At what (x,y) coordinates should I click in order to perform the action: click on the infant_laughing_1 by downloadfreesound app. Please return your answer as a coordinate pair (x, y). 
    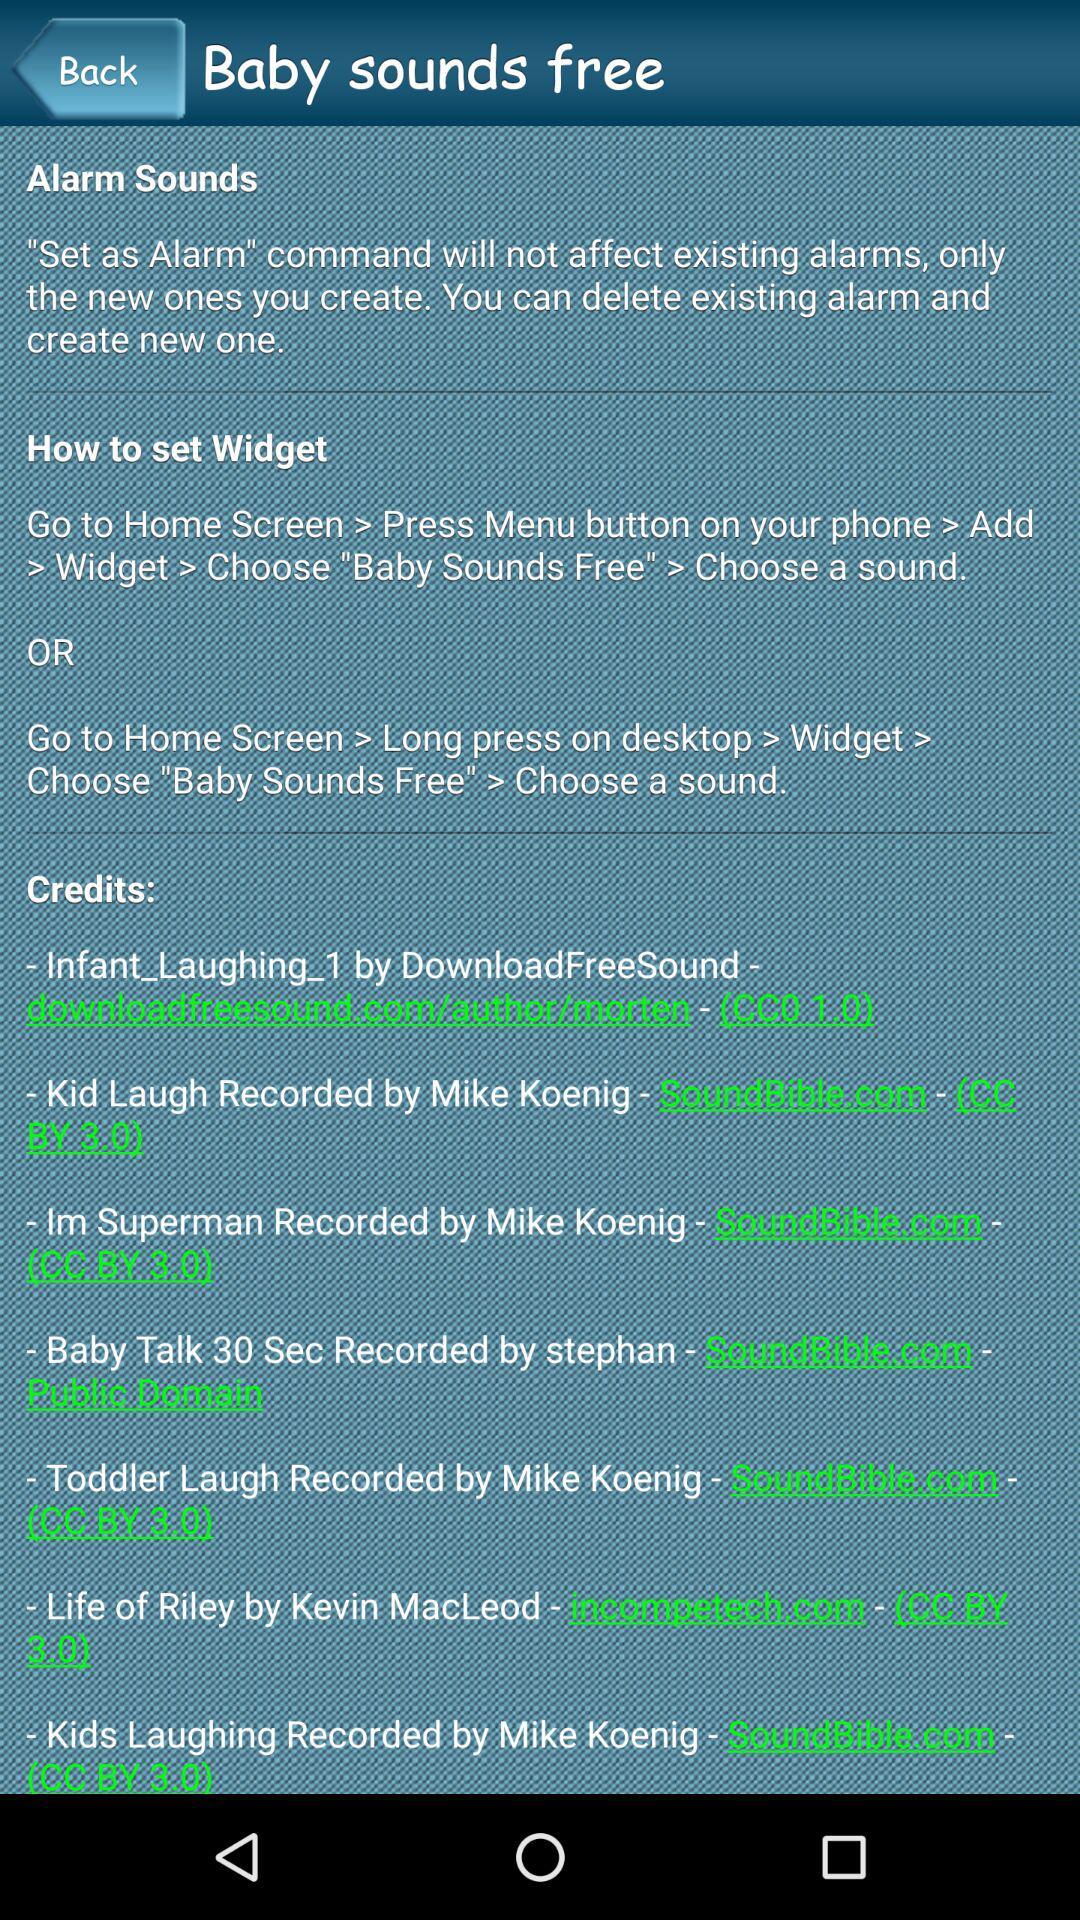
    Looking at the image, I should click on (540, 1365).